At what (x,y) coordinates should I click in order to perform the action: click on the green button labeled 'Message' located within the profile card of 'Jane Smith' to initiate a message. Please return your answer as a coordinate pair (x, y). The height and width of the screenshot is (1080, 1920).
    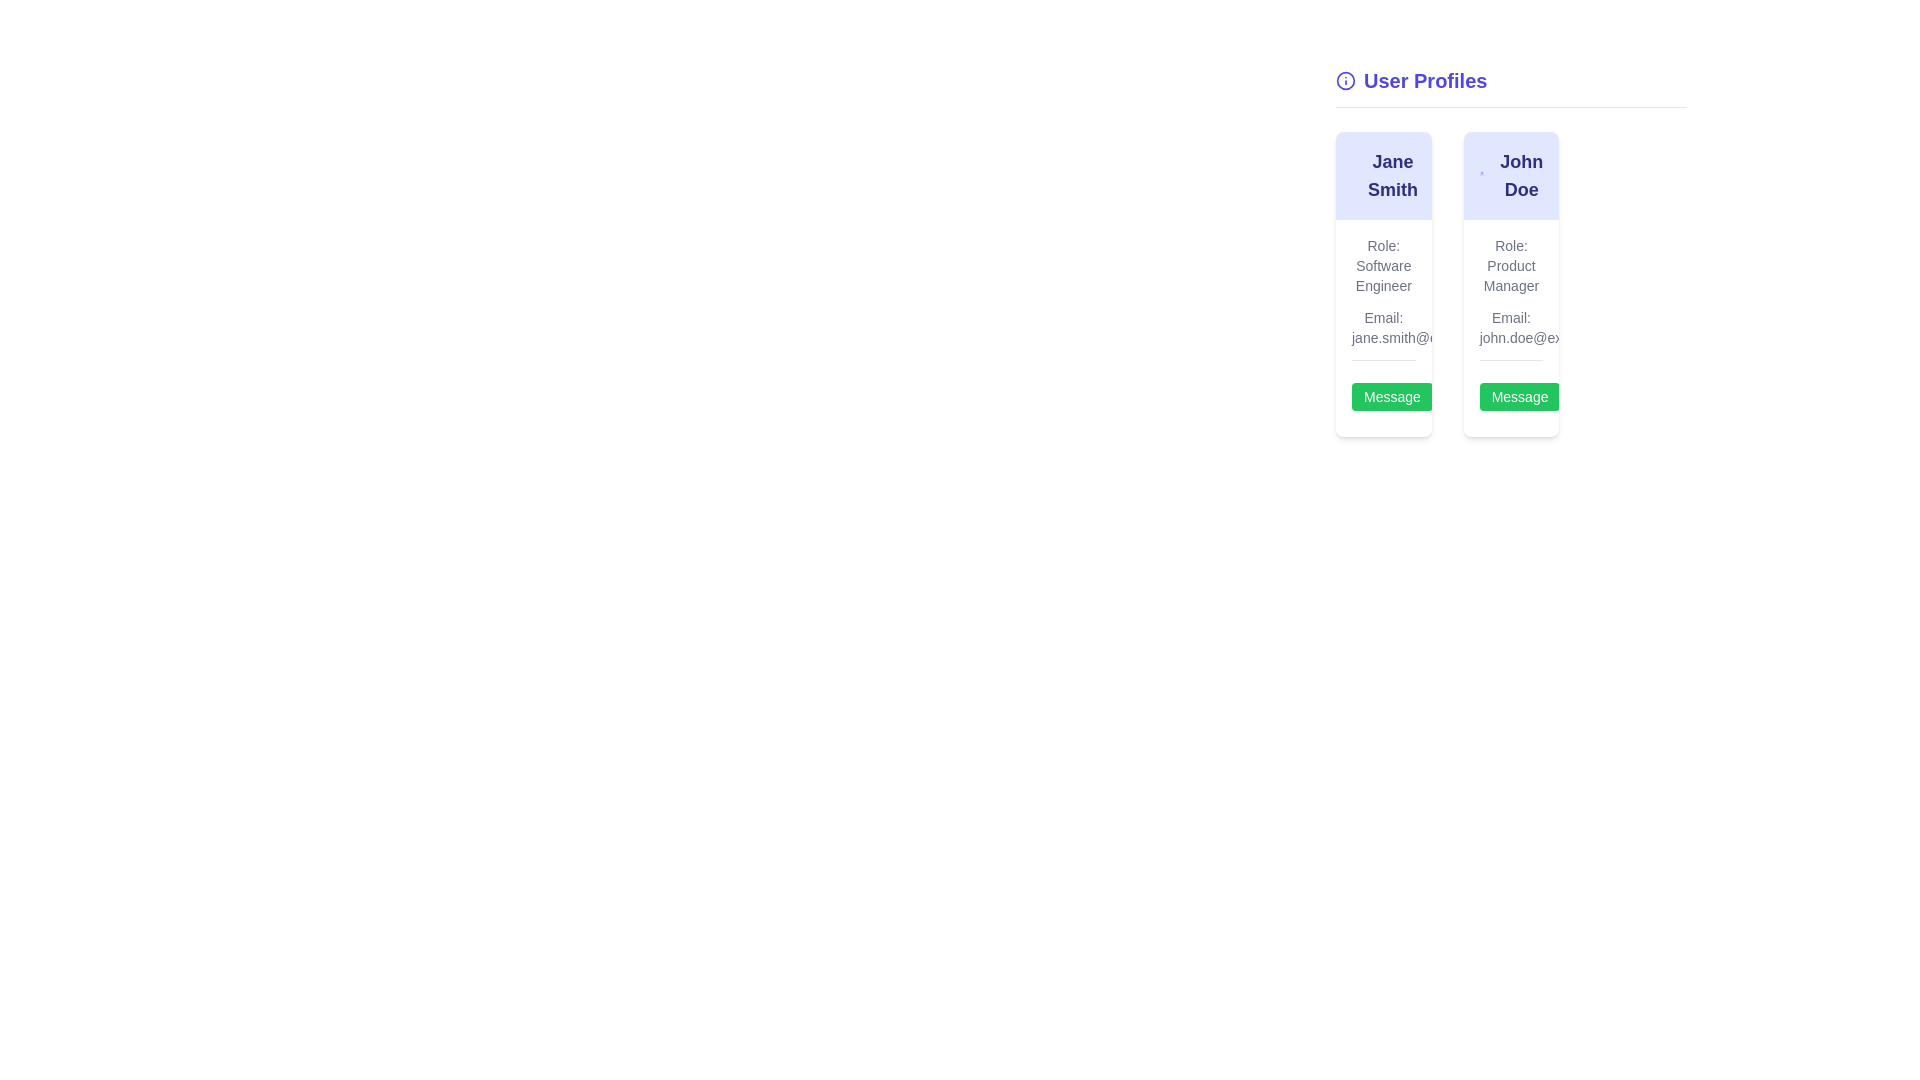
    Looking at the image, I should click on (1391, 397).